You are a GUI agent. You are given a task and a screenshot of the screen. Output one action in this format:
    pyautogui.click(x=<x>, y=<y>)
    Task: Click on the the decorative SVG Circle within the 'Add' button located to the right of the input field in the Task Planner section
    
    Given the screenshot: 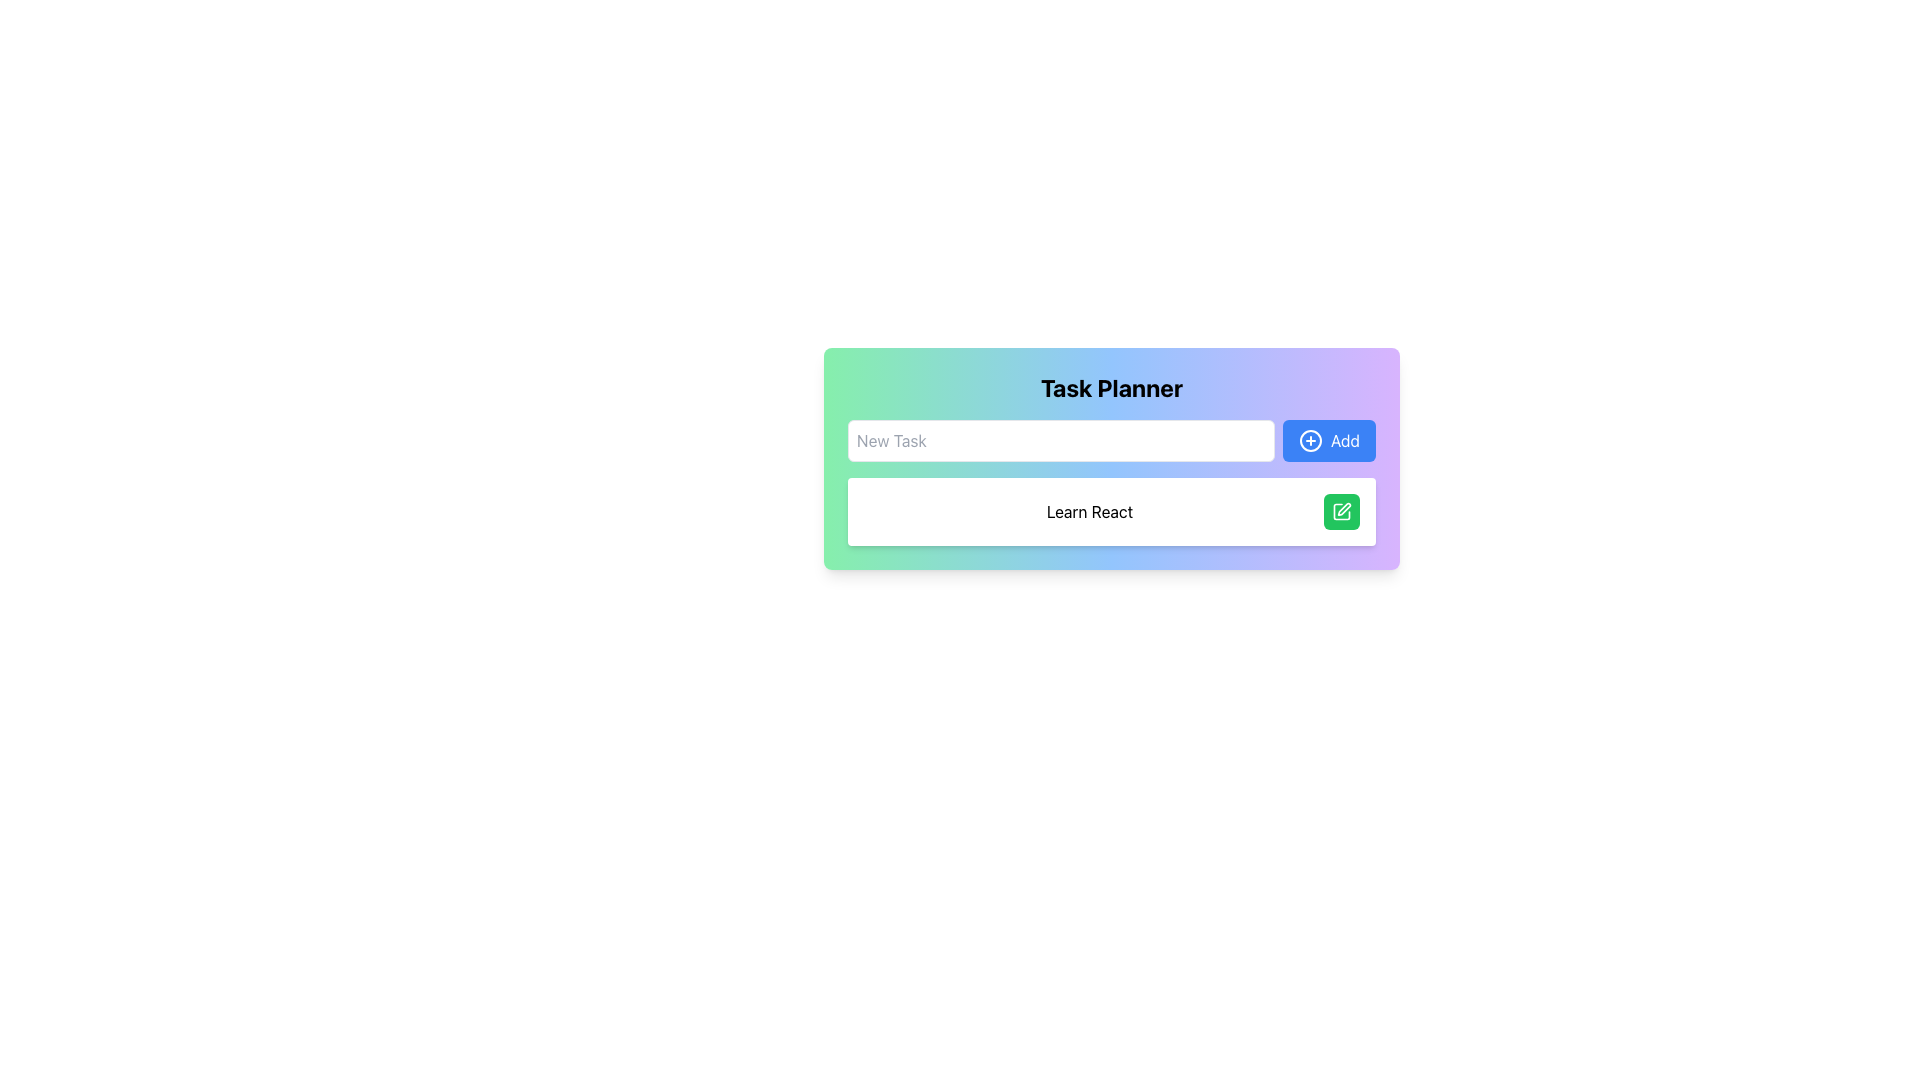 What is the action you would take?
    pyautogui.click(x=1310, y=439)
    